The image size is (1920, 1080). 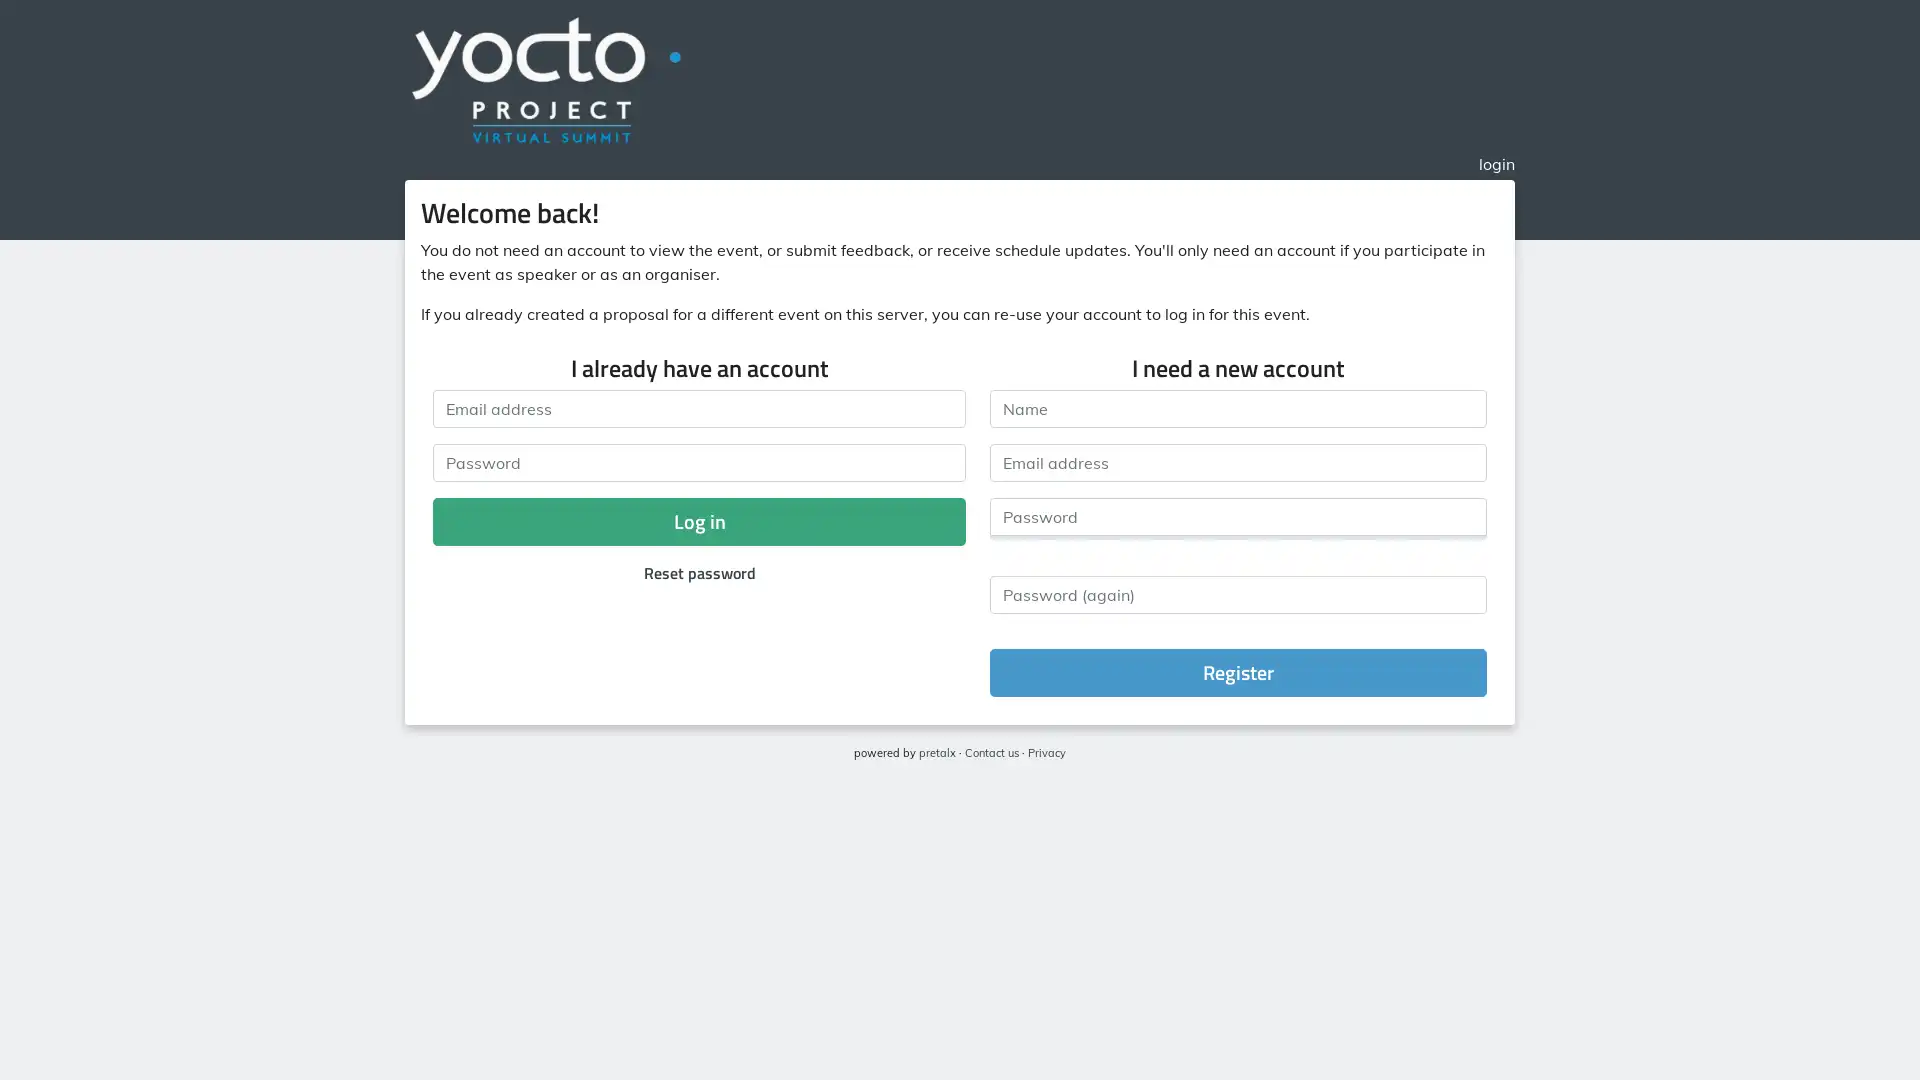 I want to click on Log in, so click(x=699, y=520).